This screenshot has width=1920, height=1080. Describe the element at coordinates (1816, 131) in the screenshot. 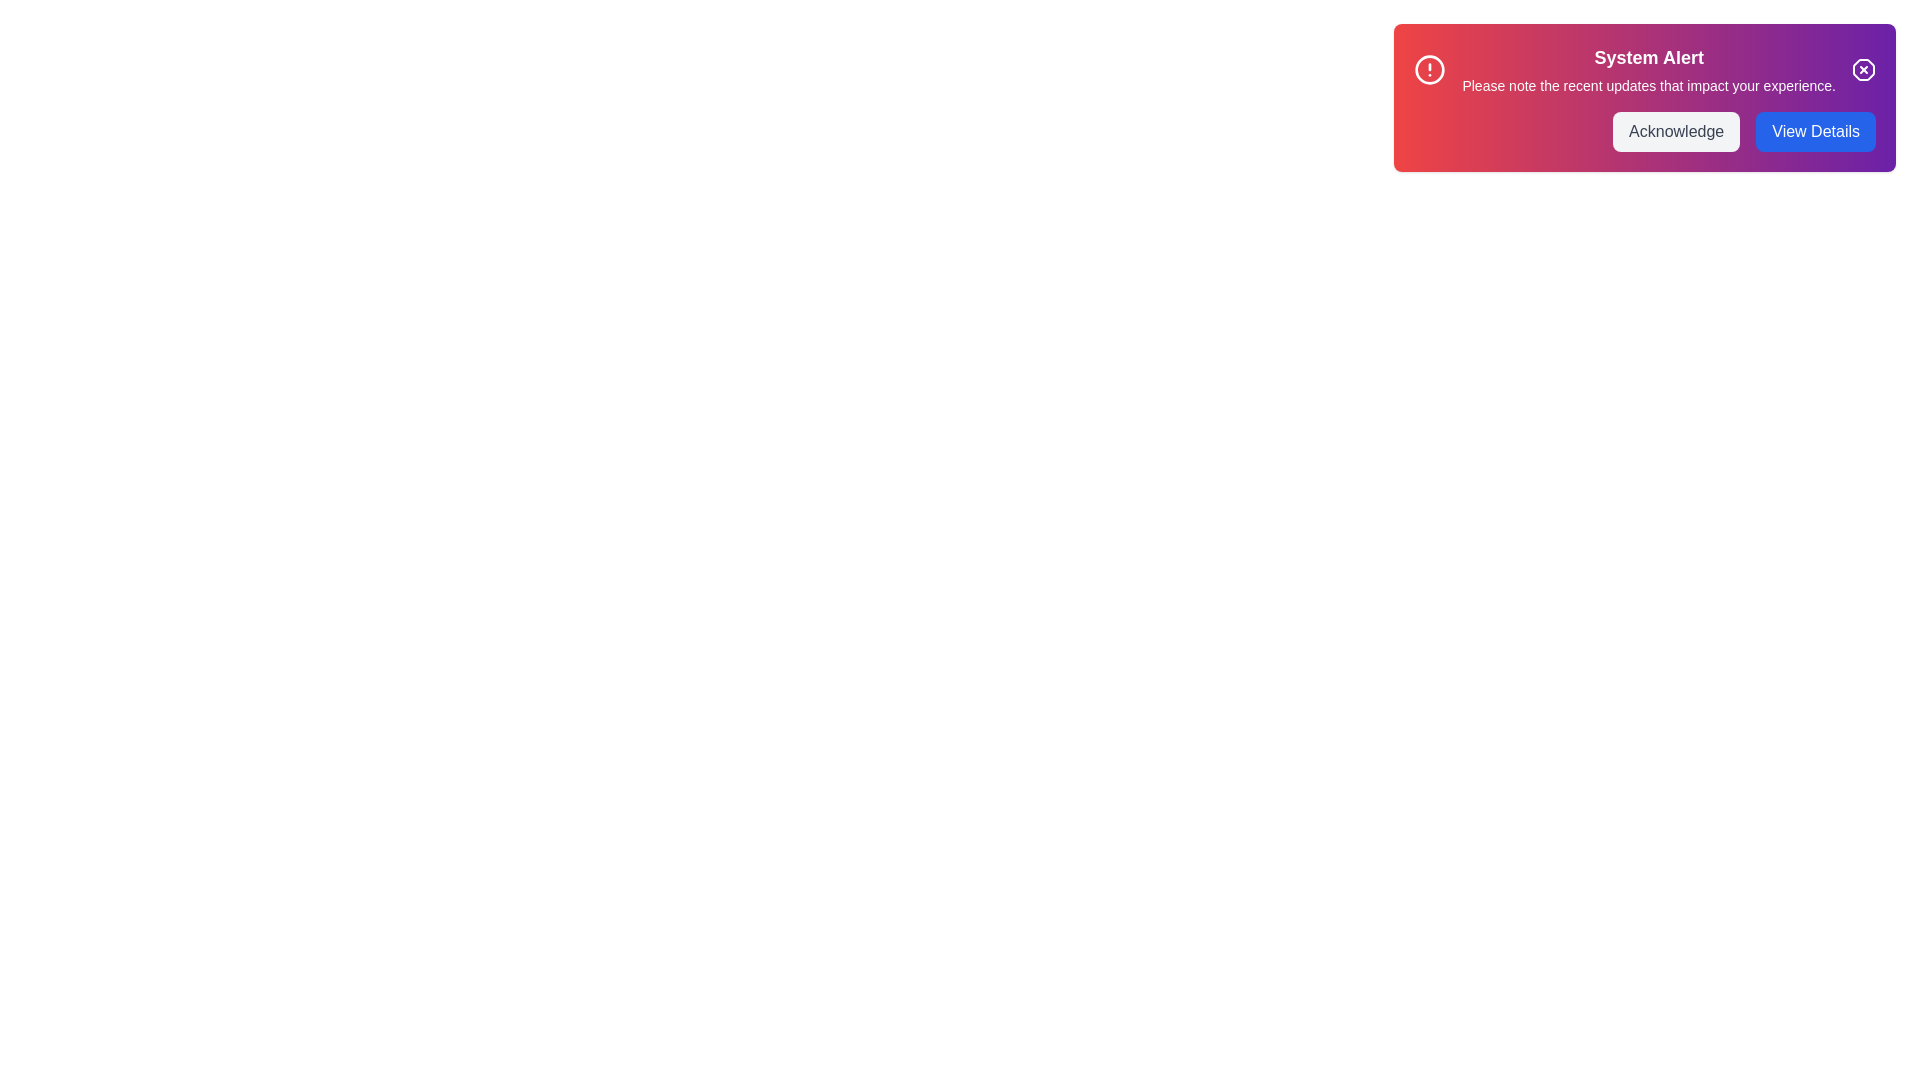

I see `the interactive elements: View Details Button` at that location.